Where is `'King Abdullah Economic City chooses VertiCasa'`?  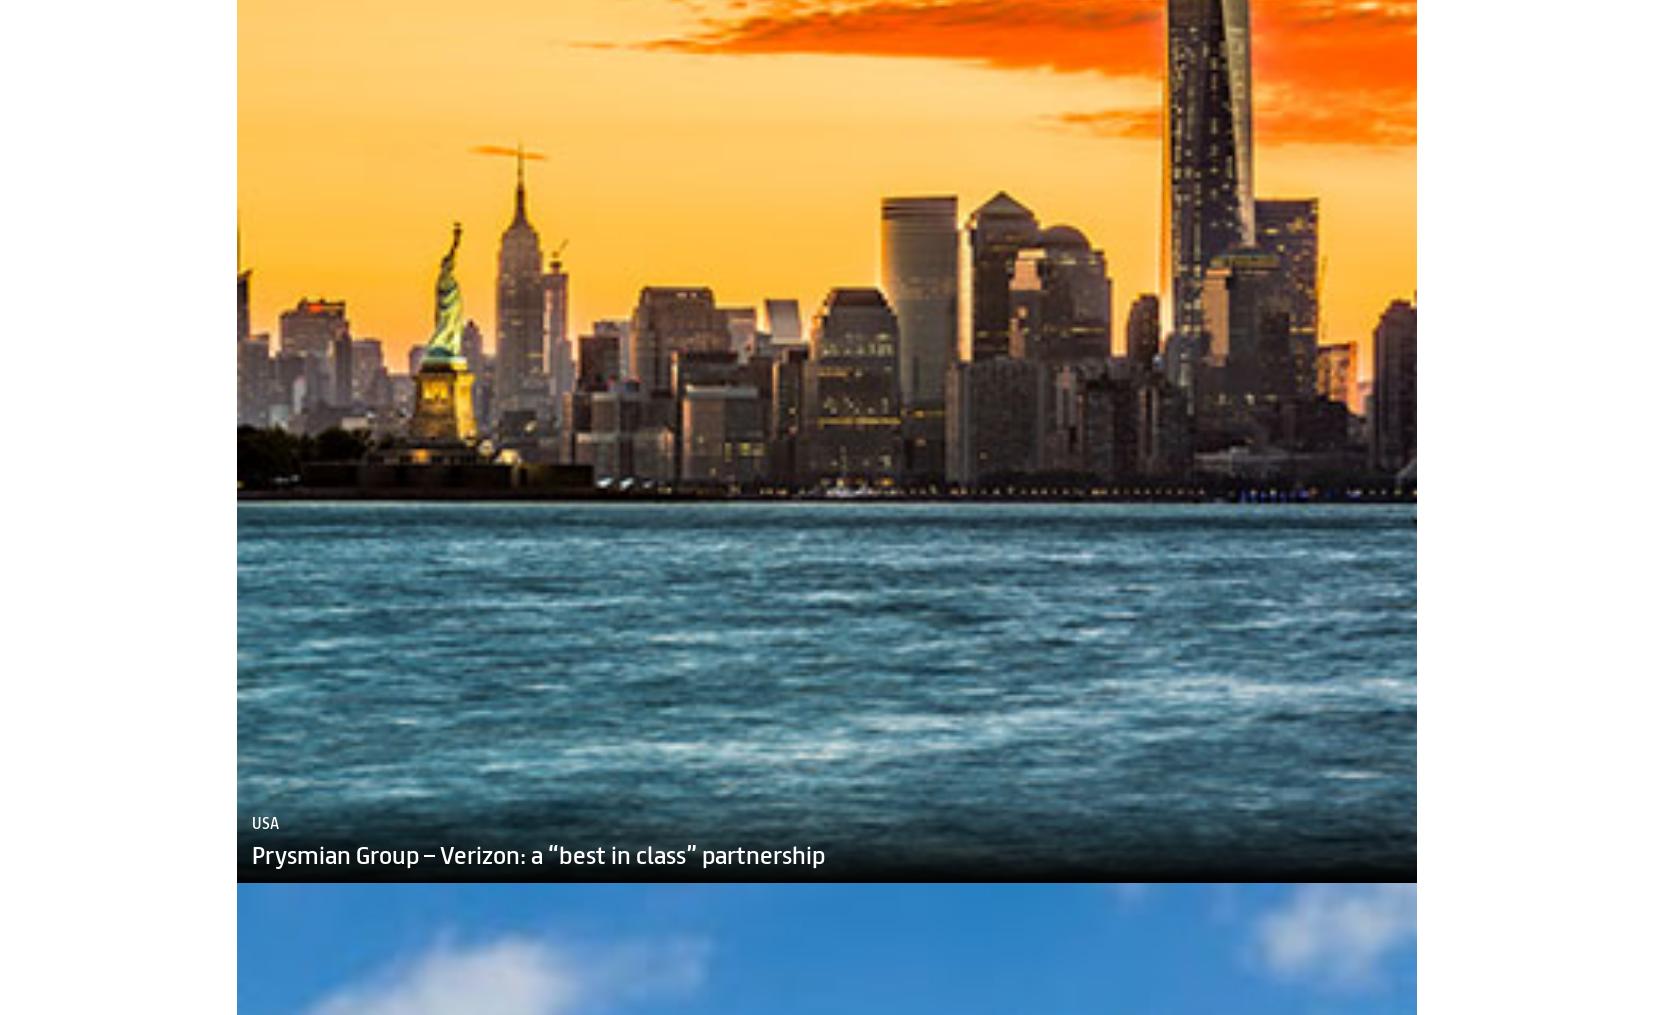 'King Abdullah Economic City chooses VertiCasa' is located at coordinates (499, 762).